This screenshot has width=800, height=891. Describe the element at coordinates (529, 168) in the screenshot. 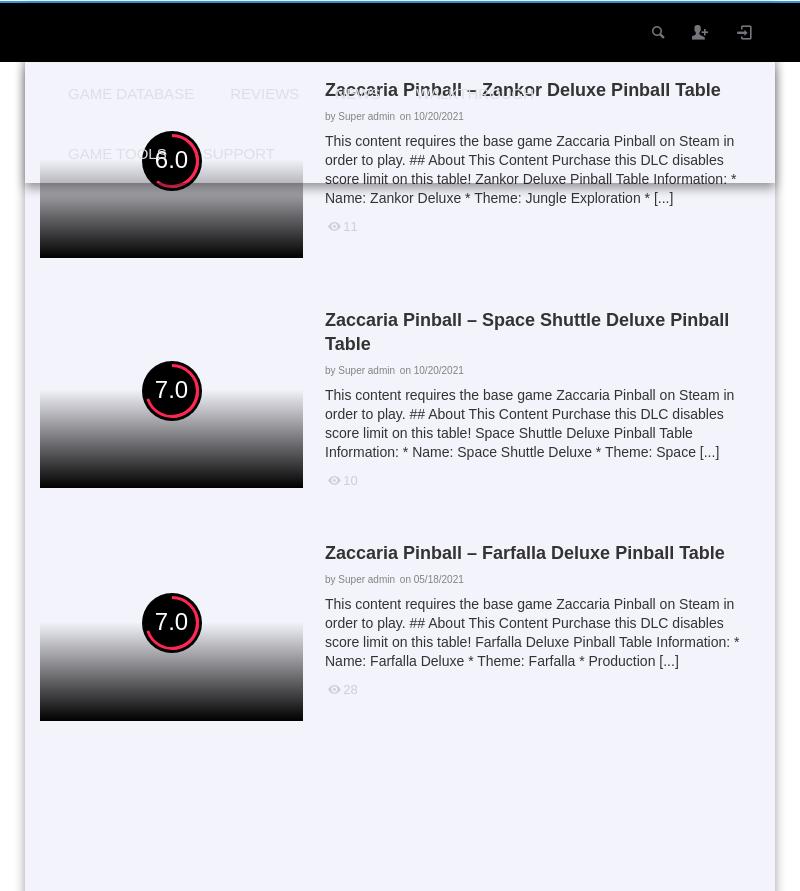

I see `'This content requires the base game Zaccaria Pinball on Steam in order to play. ## About This Content Purchase this DLC disables score limit on this table! Zankor Deluxe Pinball Table Information: * Name: Zankor Deluxe * Theme: Jungle Exploration * [...]'` at that location.